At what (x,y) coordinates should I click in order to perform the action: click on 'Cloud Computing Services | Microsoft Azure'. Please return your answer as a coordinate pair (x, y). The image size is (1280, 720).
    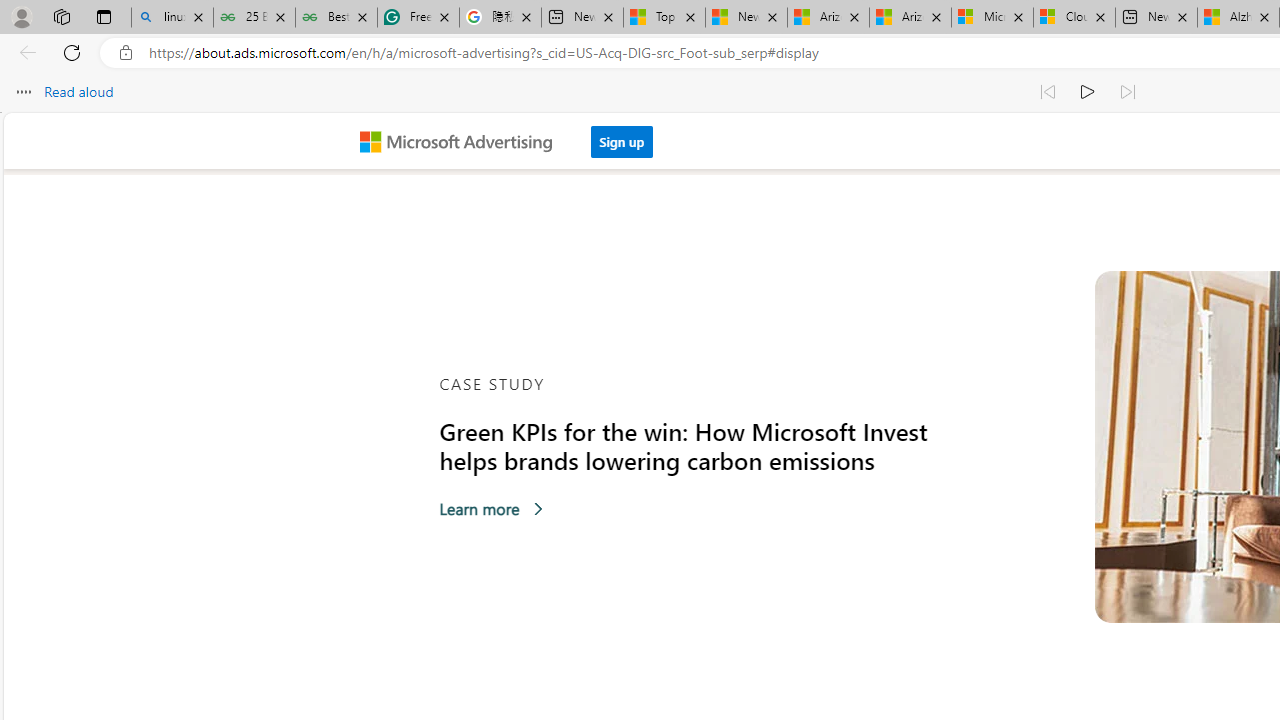
    Looking at the image, I should click on (1073, 17).